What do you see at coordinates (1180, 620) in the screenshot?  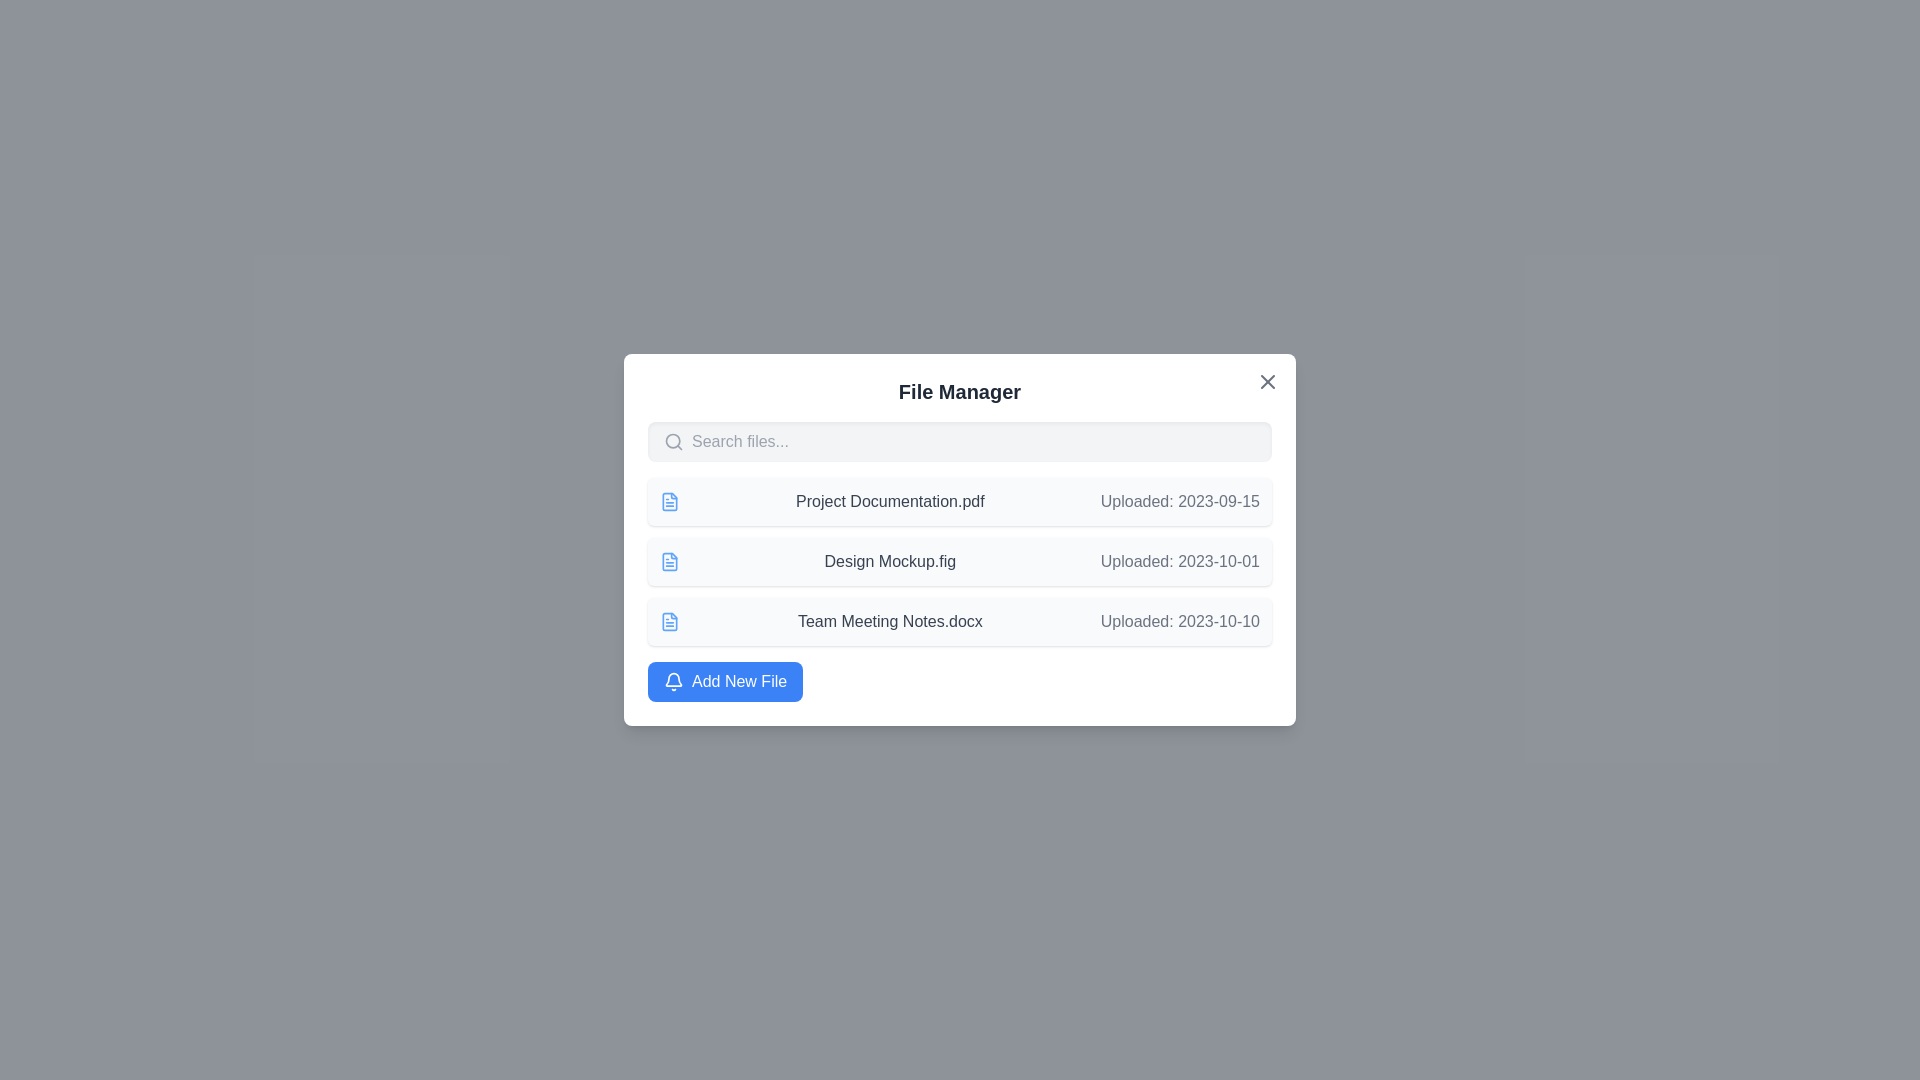 I see `text label displaying the upload date 'Uploaded: 2023-10-10' which is styled in gray font color and positioned to the right of the file name 'Team Meeting Notes.docx' on the bottom card of the file manager dialog` at bounding box center [1180, 620].